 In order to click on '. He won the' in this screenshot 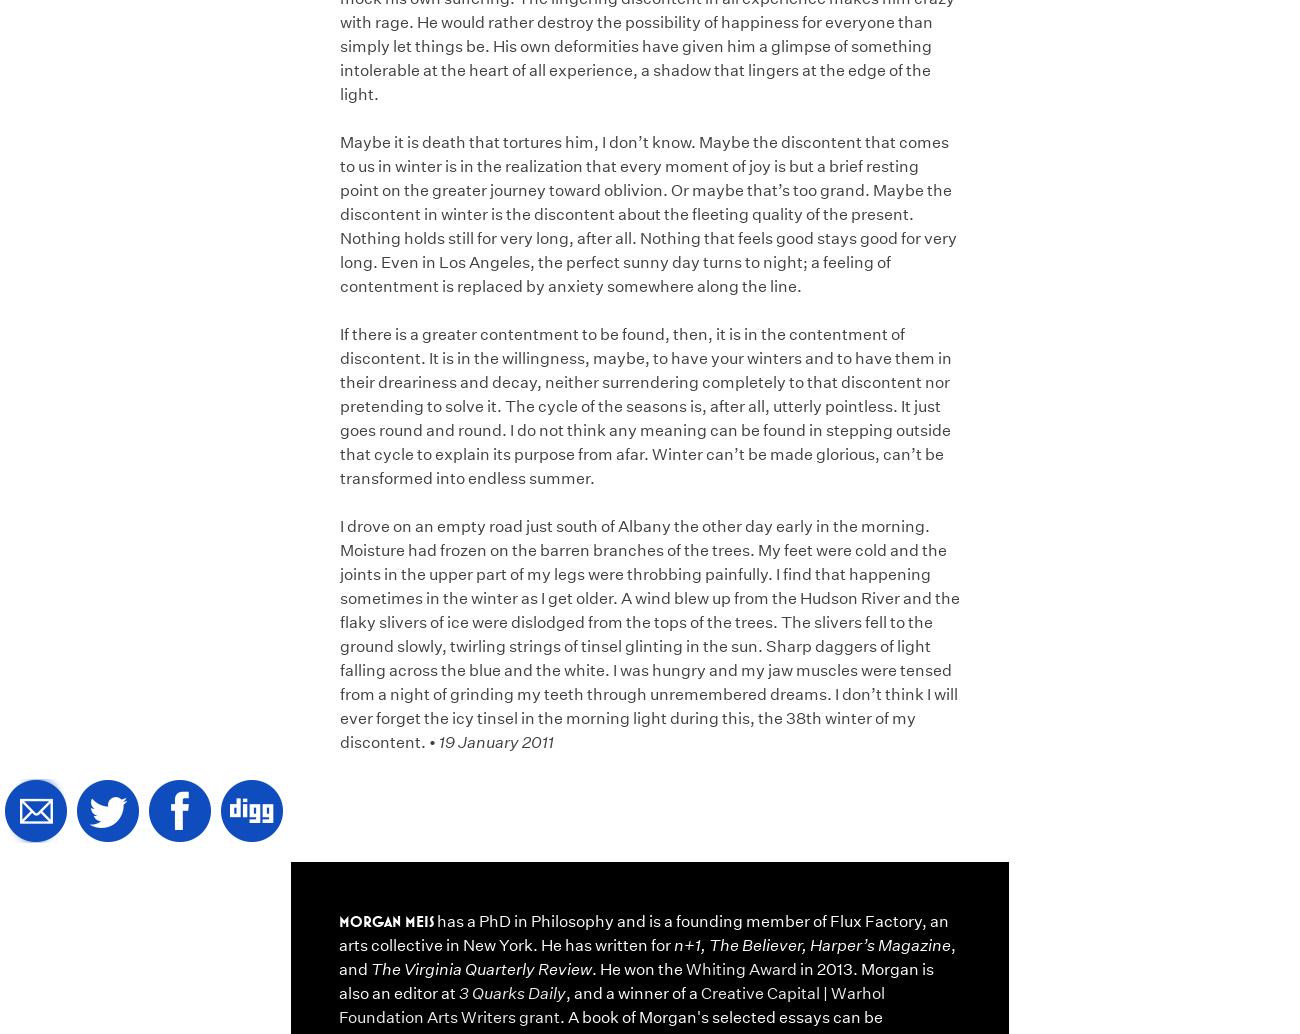, I will do `click(638, 967)`.